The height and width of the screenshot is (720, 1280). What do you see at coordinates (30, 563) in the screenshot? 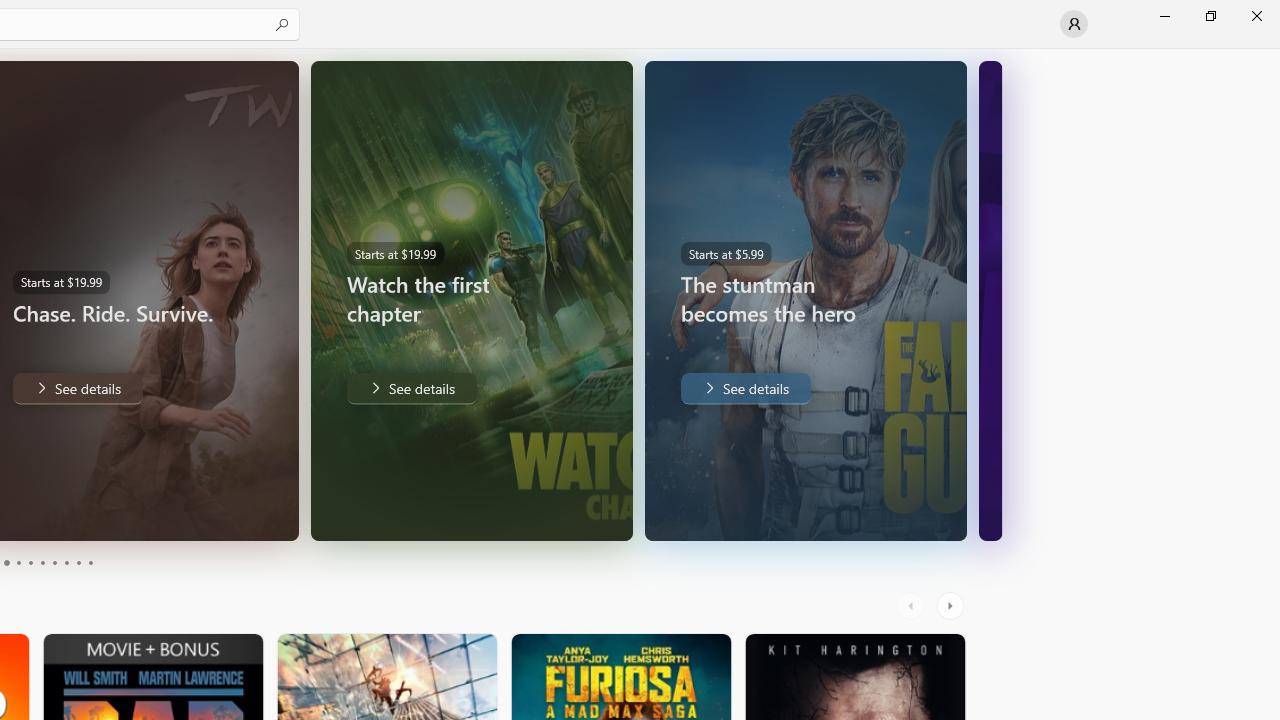
I see `'Page 5'` at bounding box center [30, 563].